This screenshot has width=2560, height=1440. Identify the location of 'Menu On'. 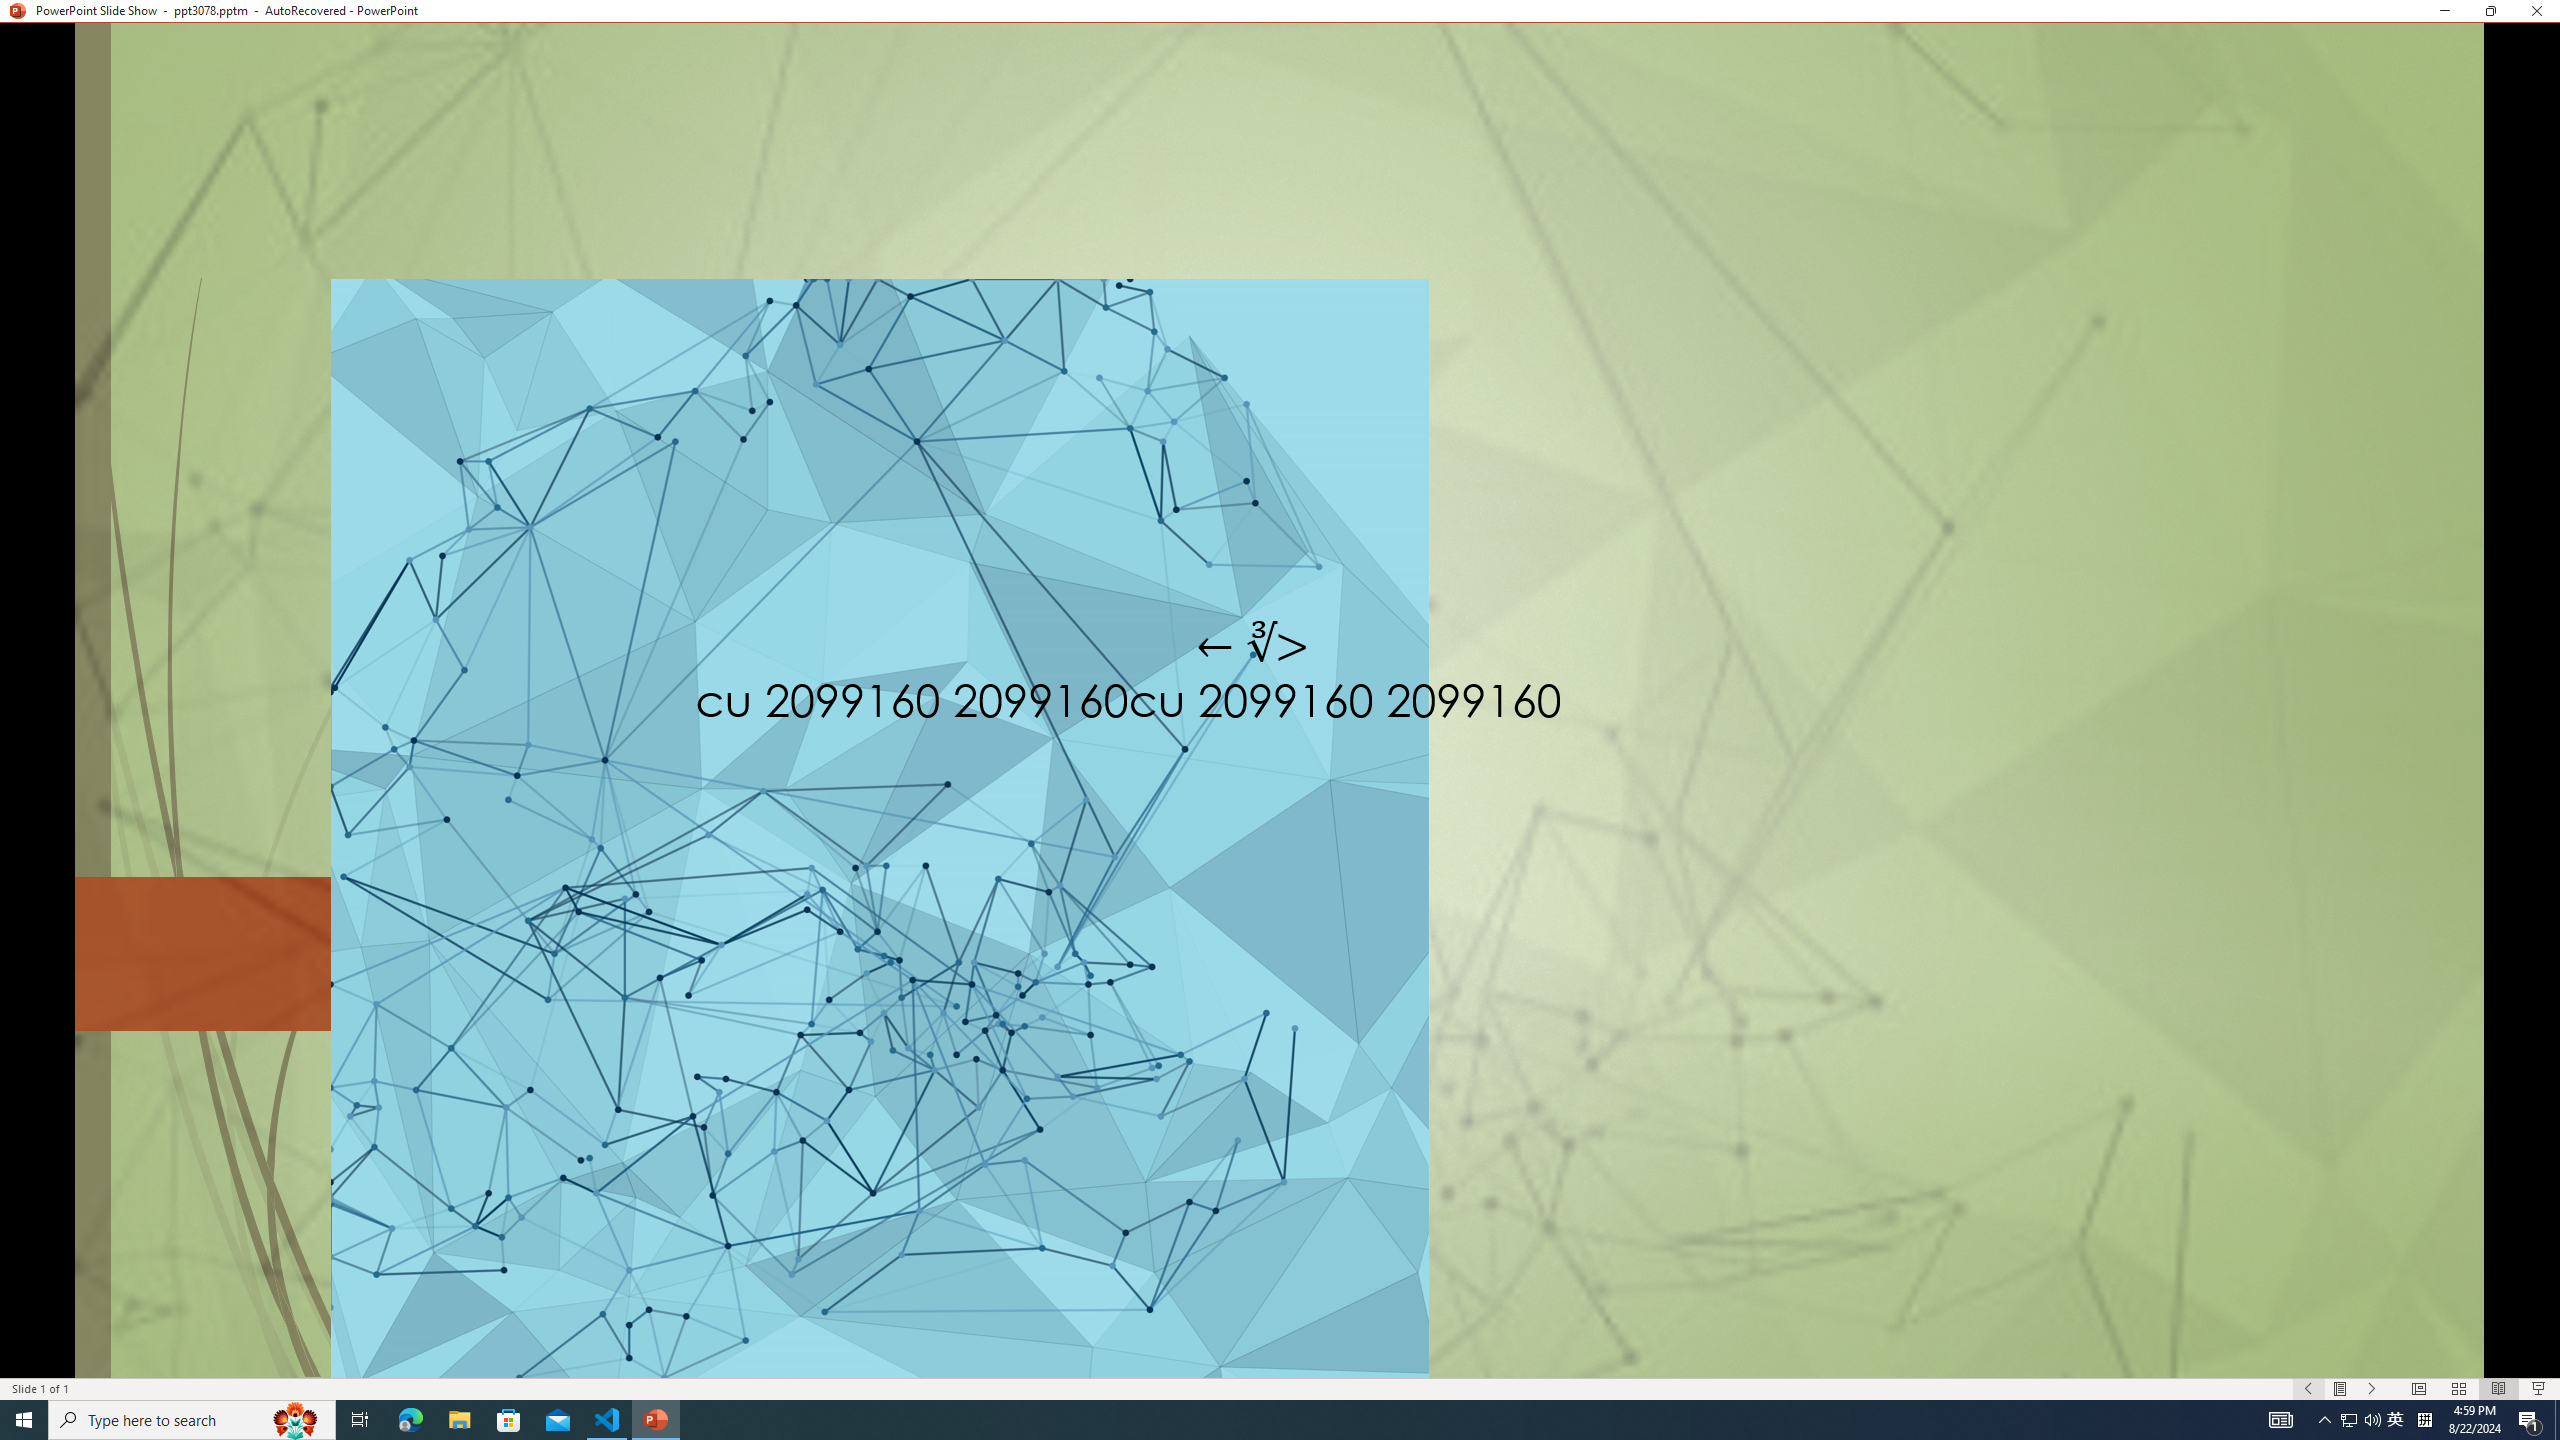
(2340, 1389).